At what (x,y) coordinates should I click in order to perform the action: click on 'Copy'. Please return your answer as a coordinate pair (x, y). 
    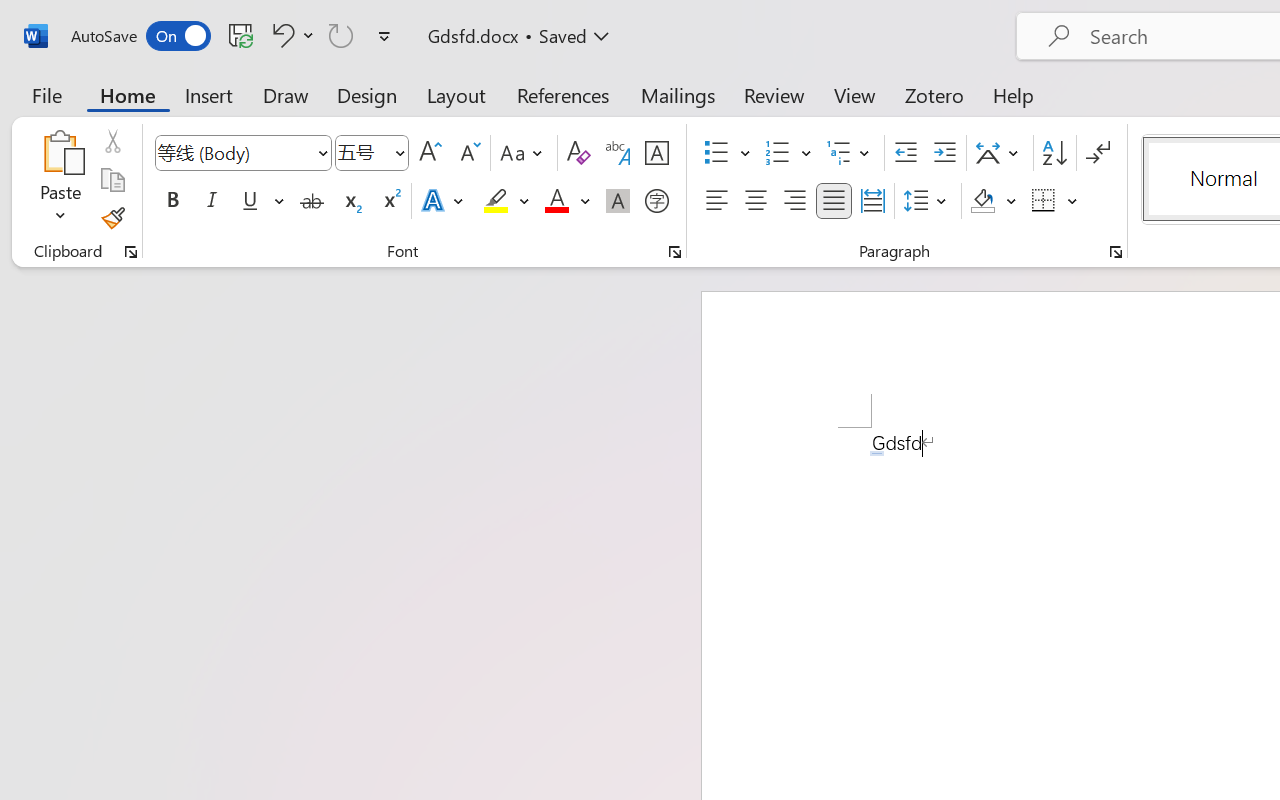
    Looking at the image, I should click on (111, 179).